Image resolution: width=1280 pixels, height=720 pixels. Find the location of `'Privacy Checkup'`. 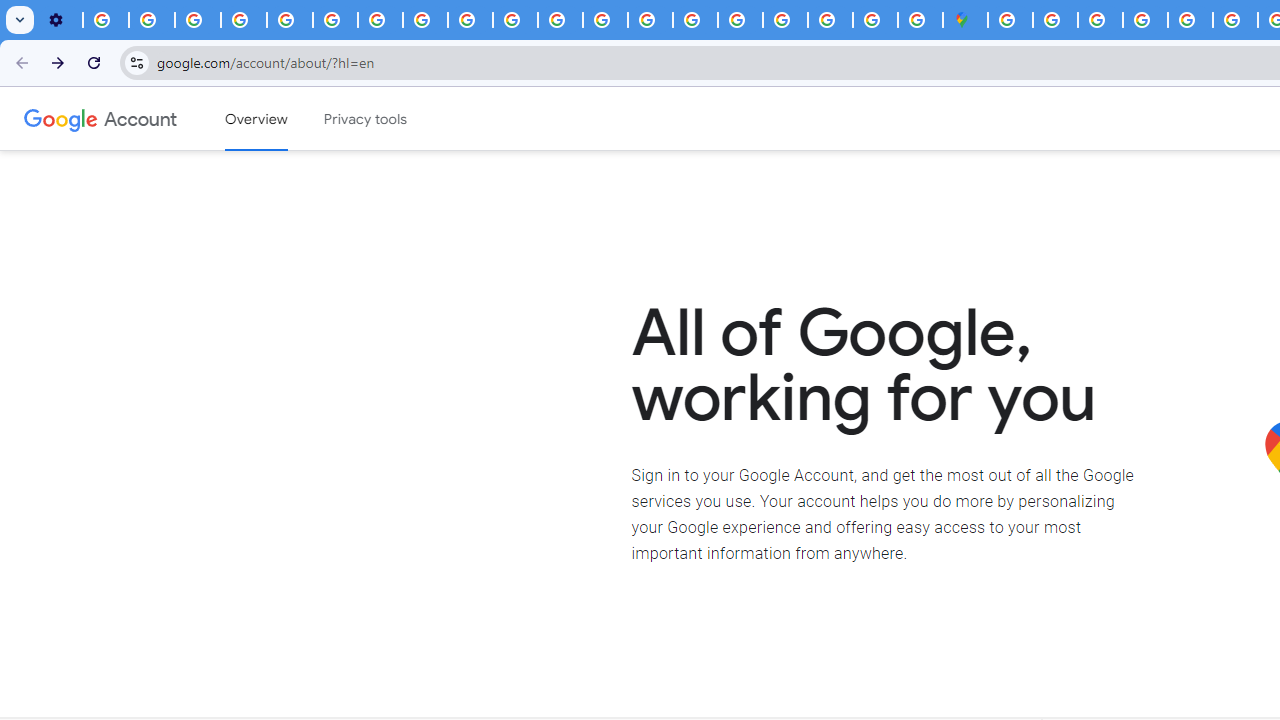

'Privacy Checkup' is located at coordinates (515, 20).